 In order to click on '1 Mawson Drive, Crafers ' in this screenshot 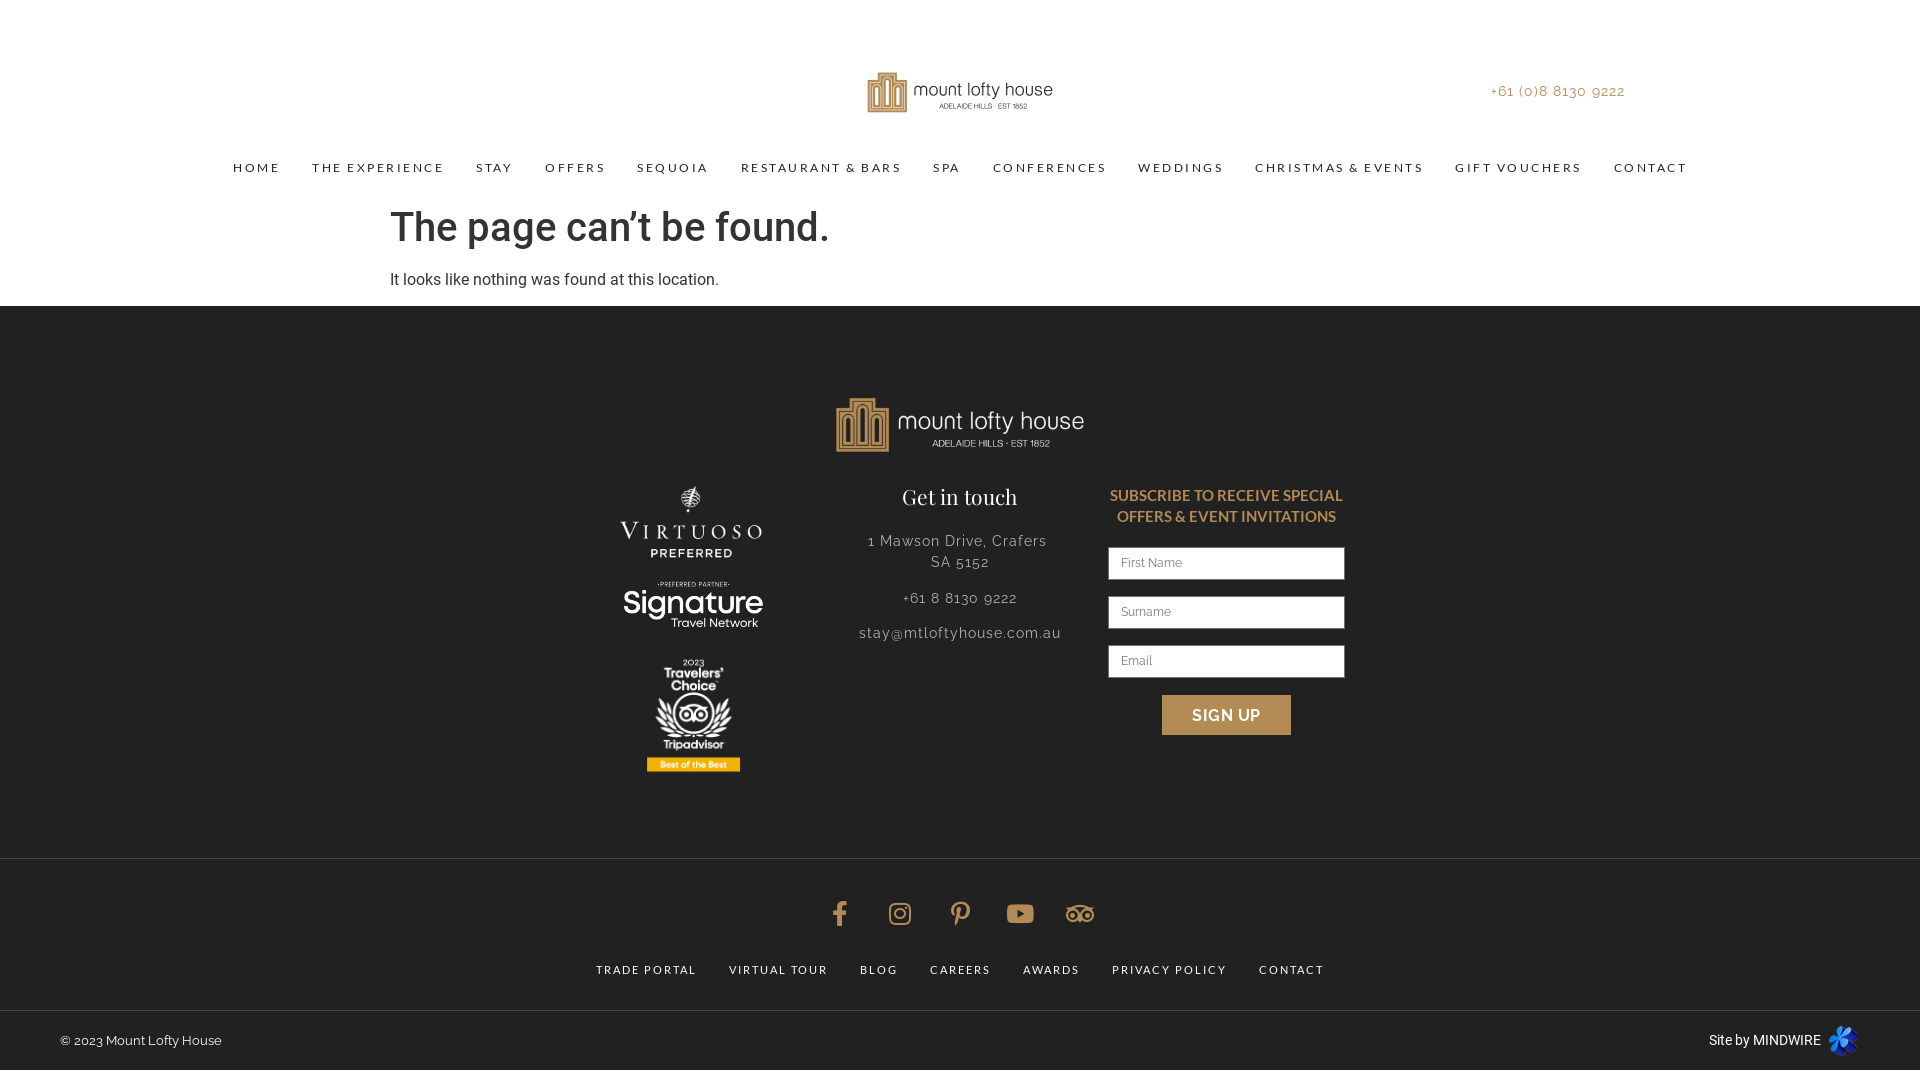, I will do `click(960, 540)`.